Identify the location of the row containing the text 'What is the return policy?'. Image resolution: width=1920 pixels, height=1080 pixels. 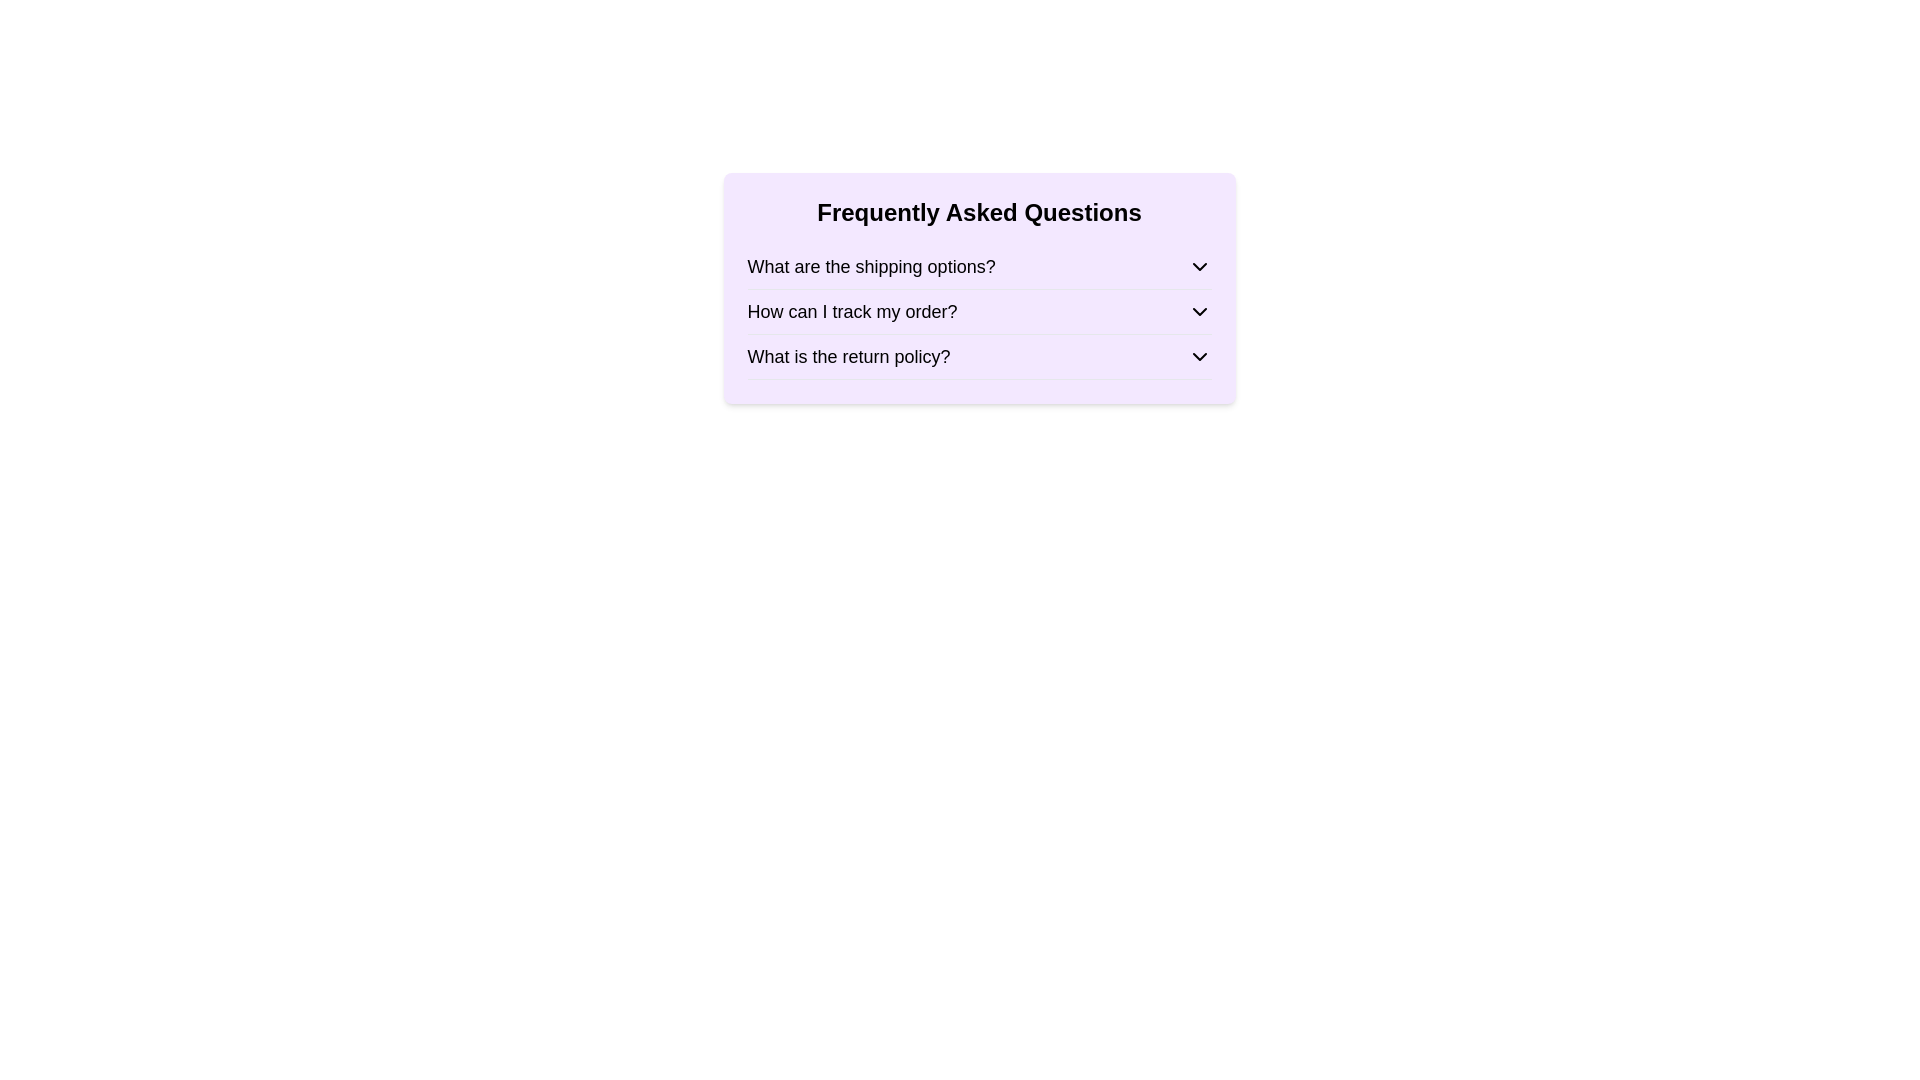
(849, 356).